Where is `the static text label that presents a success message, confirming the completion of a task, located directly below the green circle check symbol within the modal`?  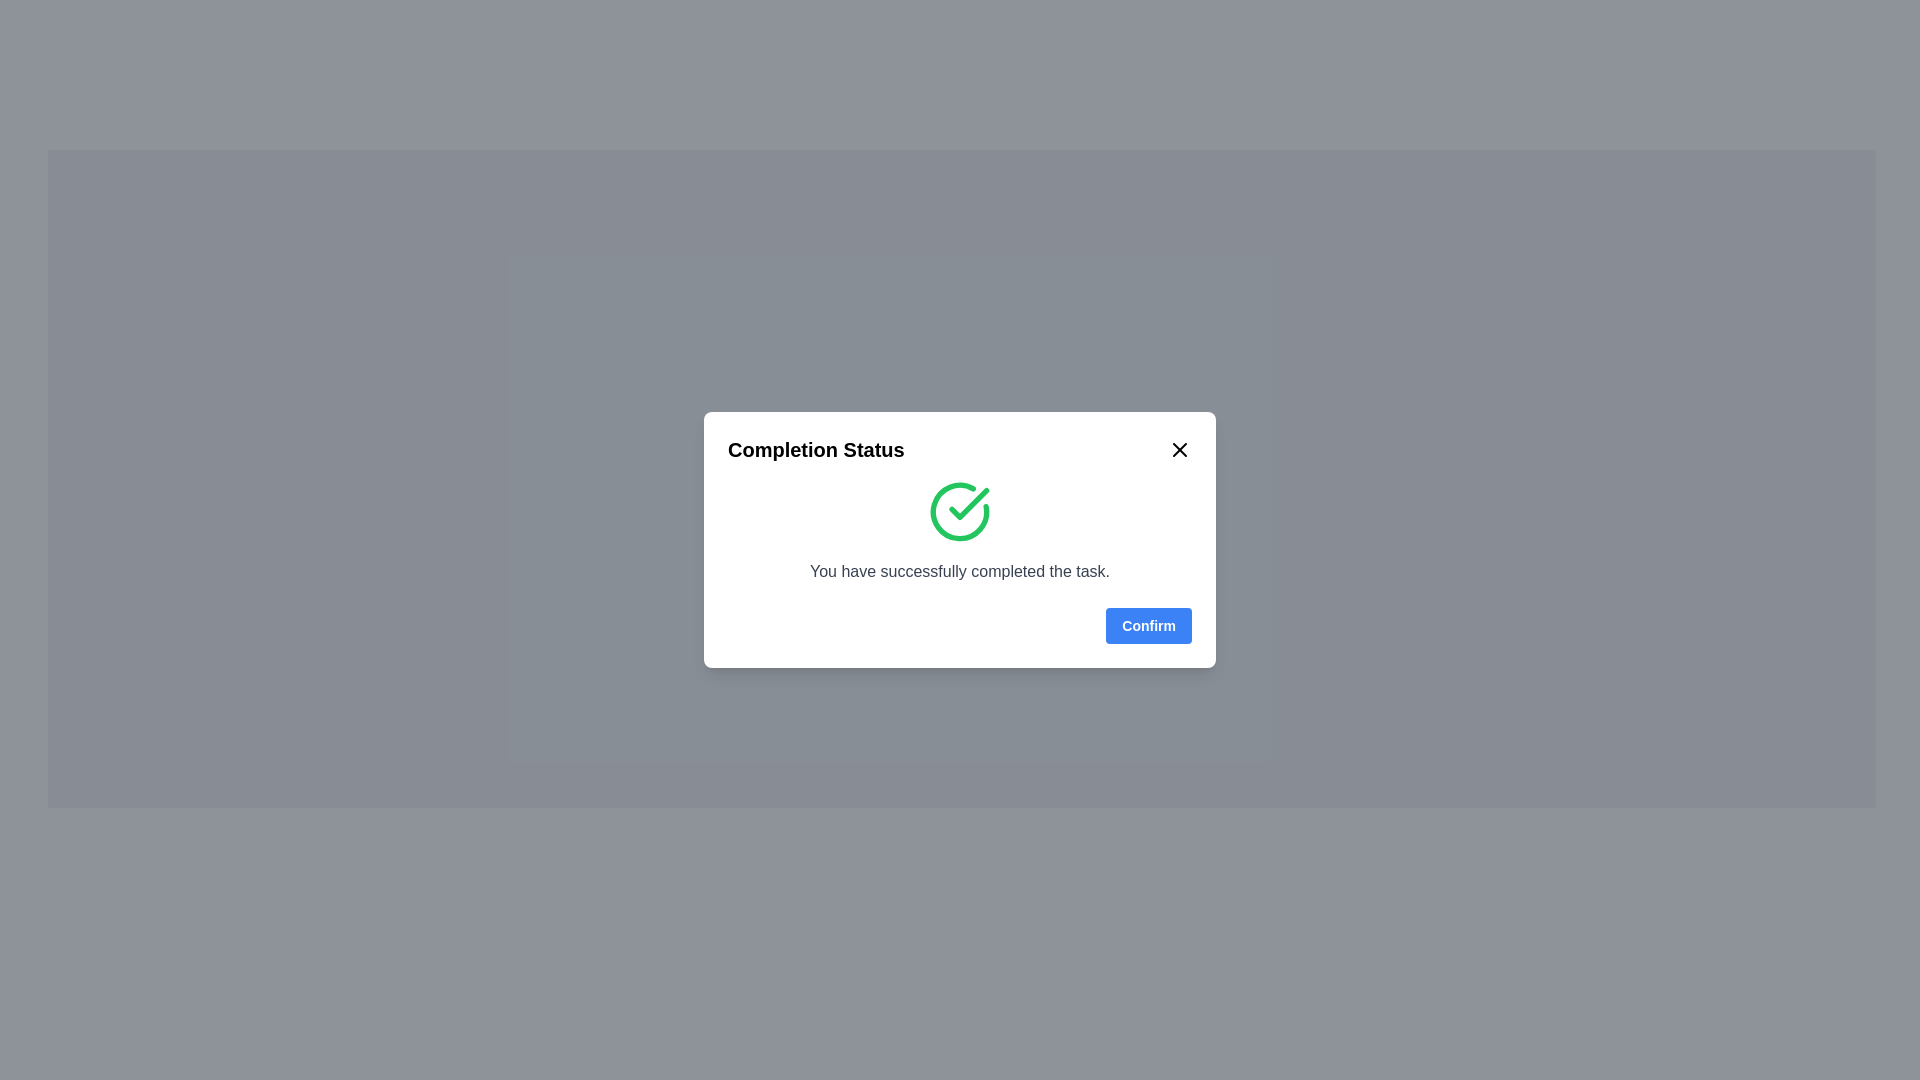
the static text label that presents a success message, confirming the completion of a task, located directly below the green circle check symbol within the modal is located at coordinates (960, 571).